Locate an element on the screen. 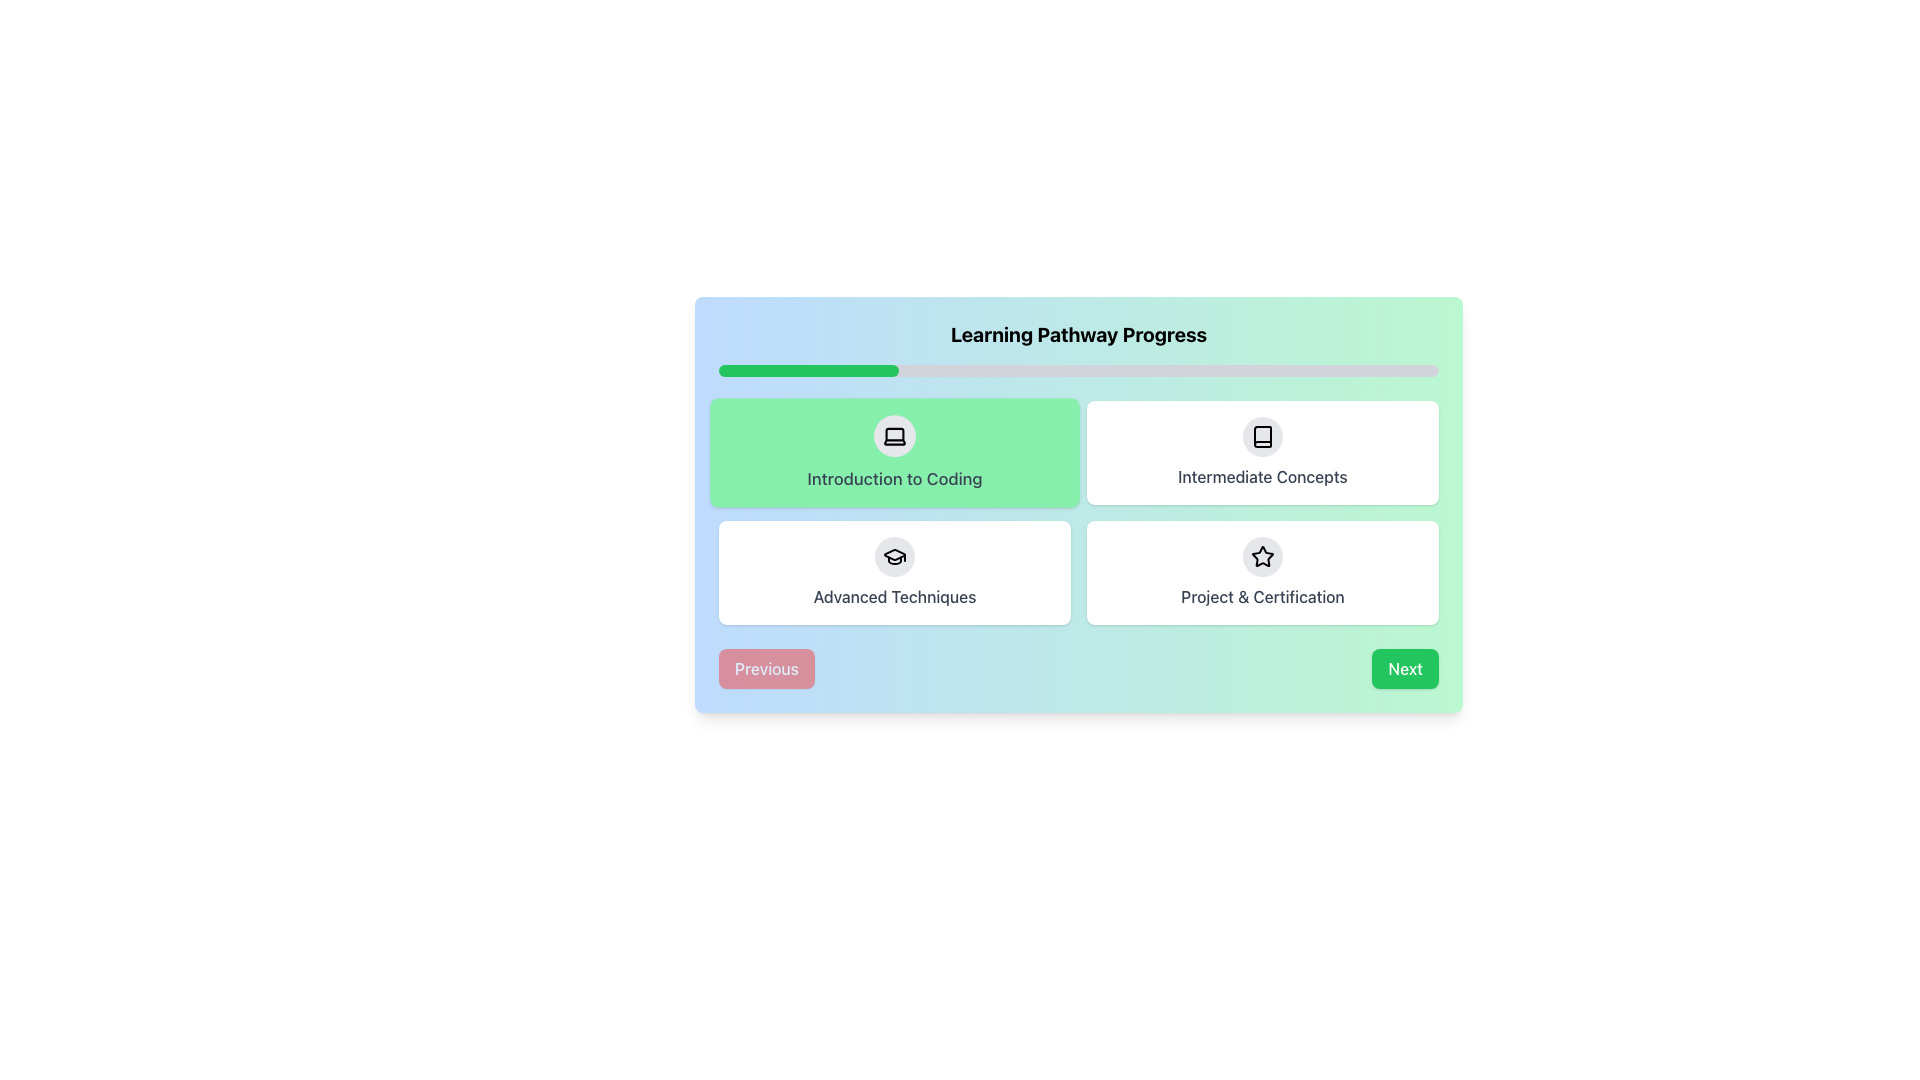  progress is located at coordinates (1143, 370).